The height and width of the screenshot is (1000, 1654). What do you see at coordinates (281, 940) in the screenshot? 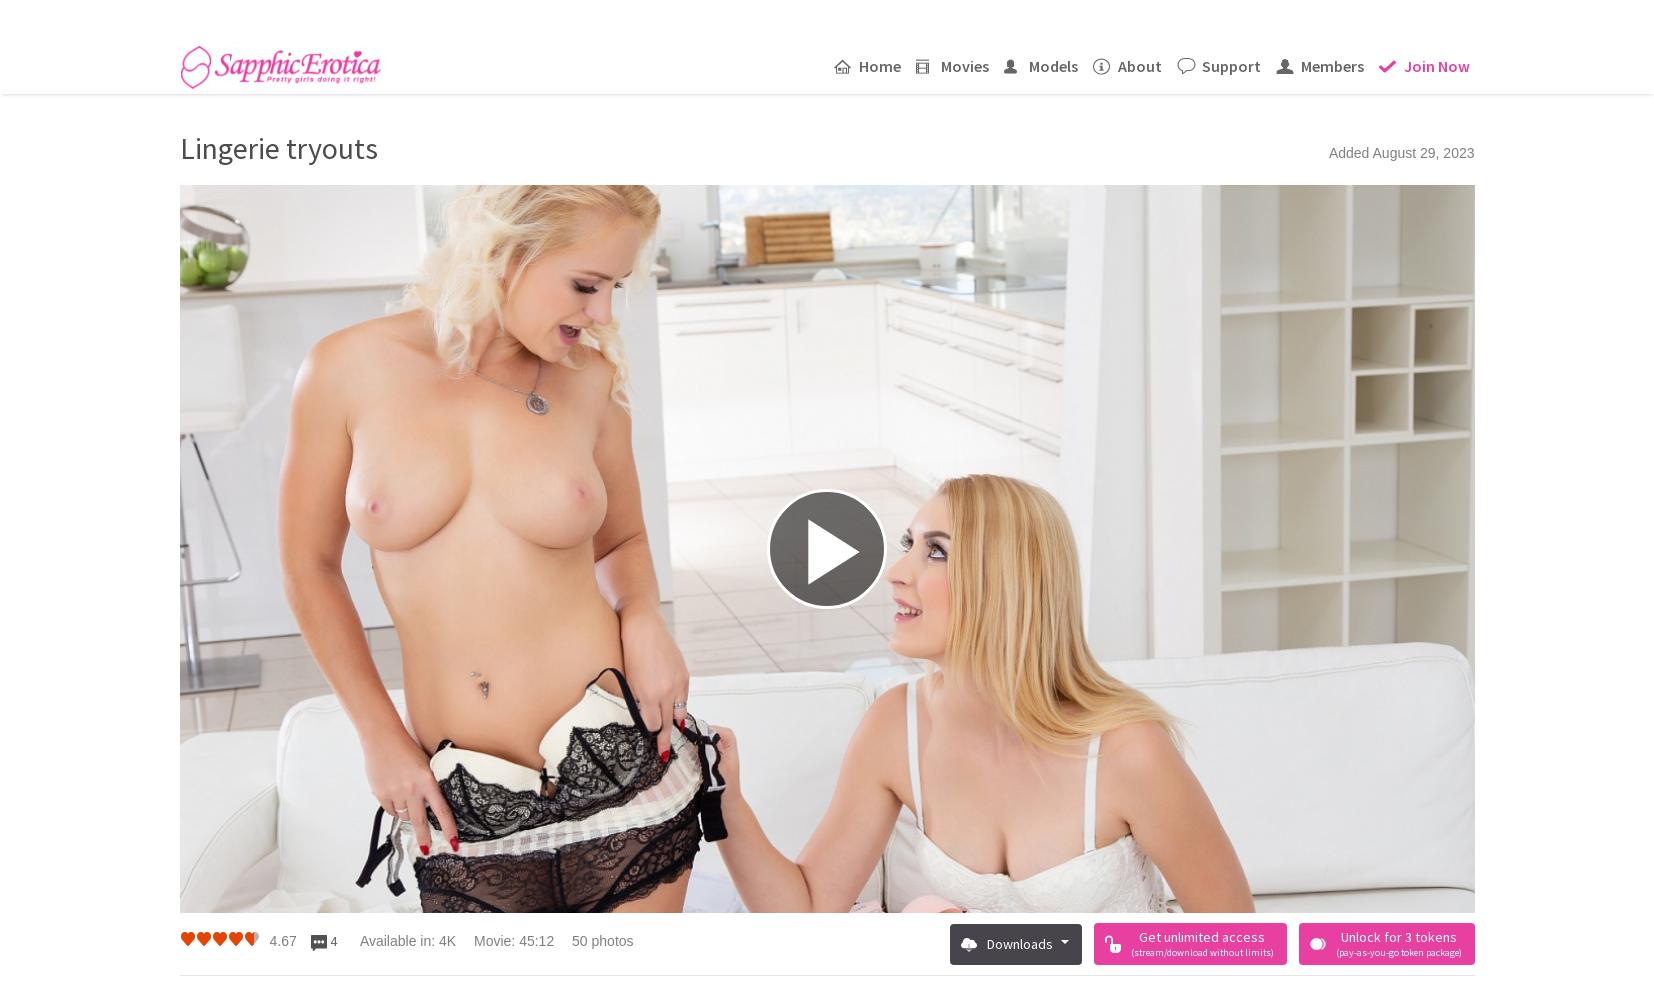
I see `'4.67'` at bounding box center [281, 940].